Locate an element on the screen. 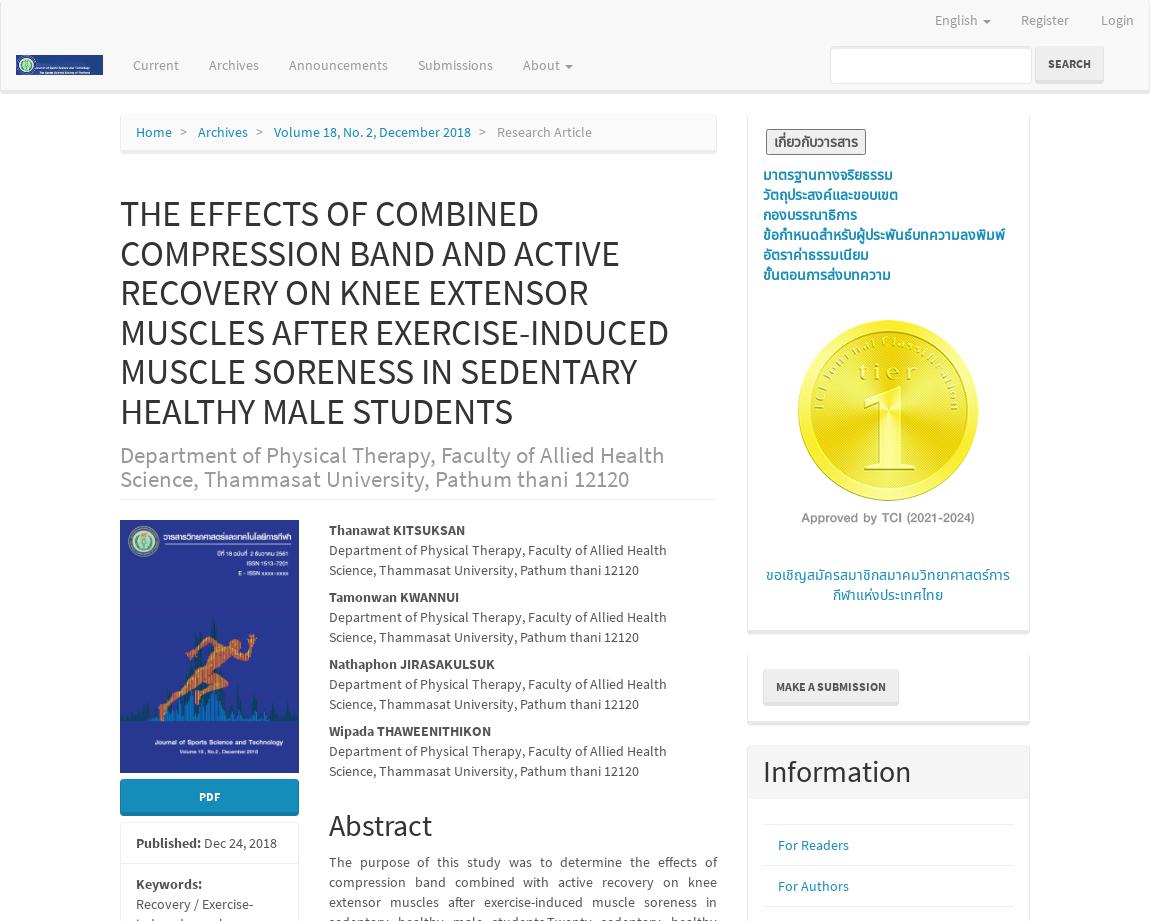 This screenshot has width=1150, height=921. 'Dec 24, 2018' is located at coordinates (237, 841).